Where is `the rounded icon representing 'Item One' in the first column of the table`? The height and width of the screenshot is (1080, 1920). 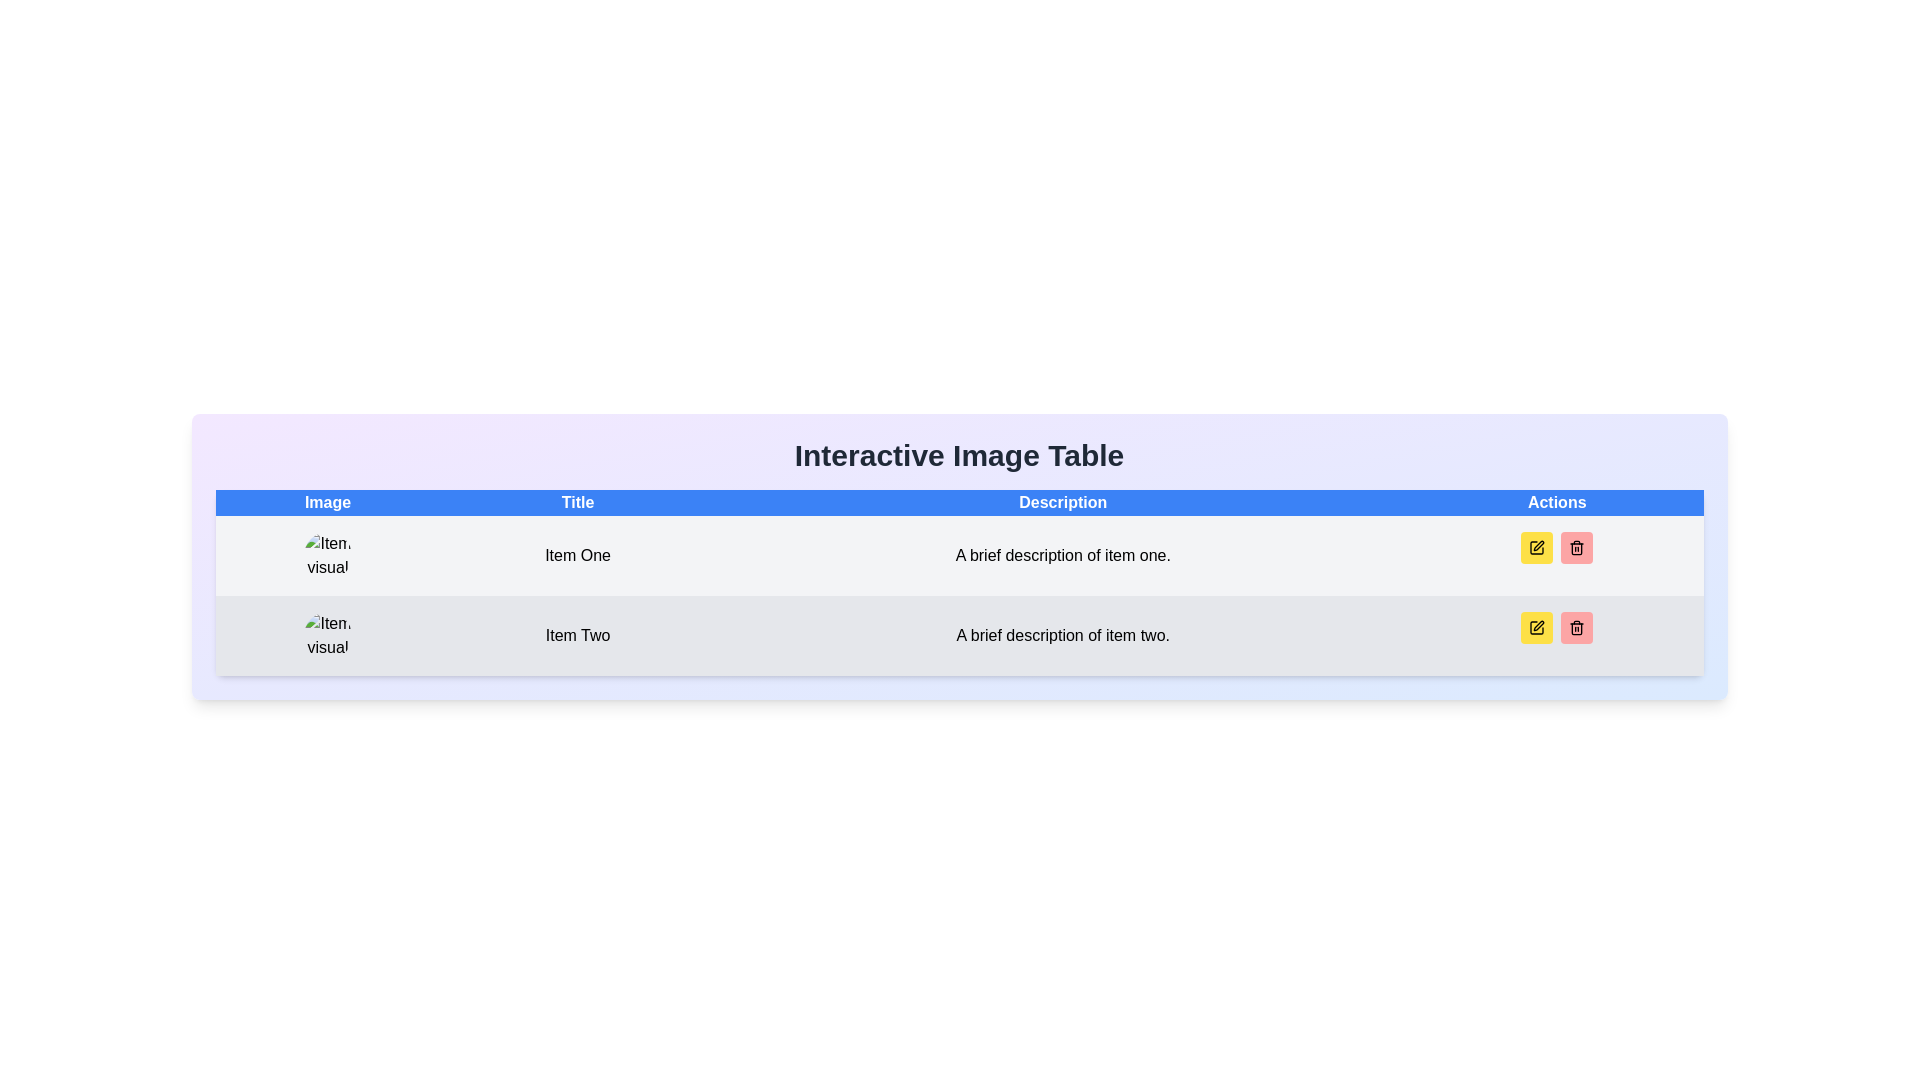
the rounded icon representing 'Item One' in the first column of the table is located at coordinates (327, 555).